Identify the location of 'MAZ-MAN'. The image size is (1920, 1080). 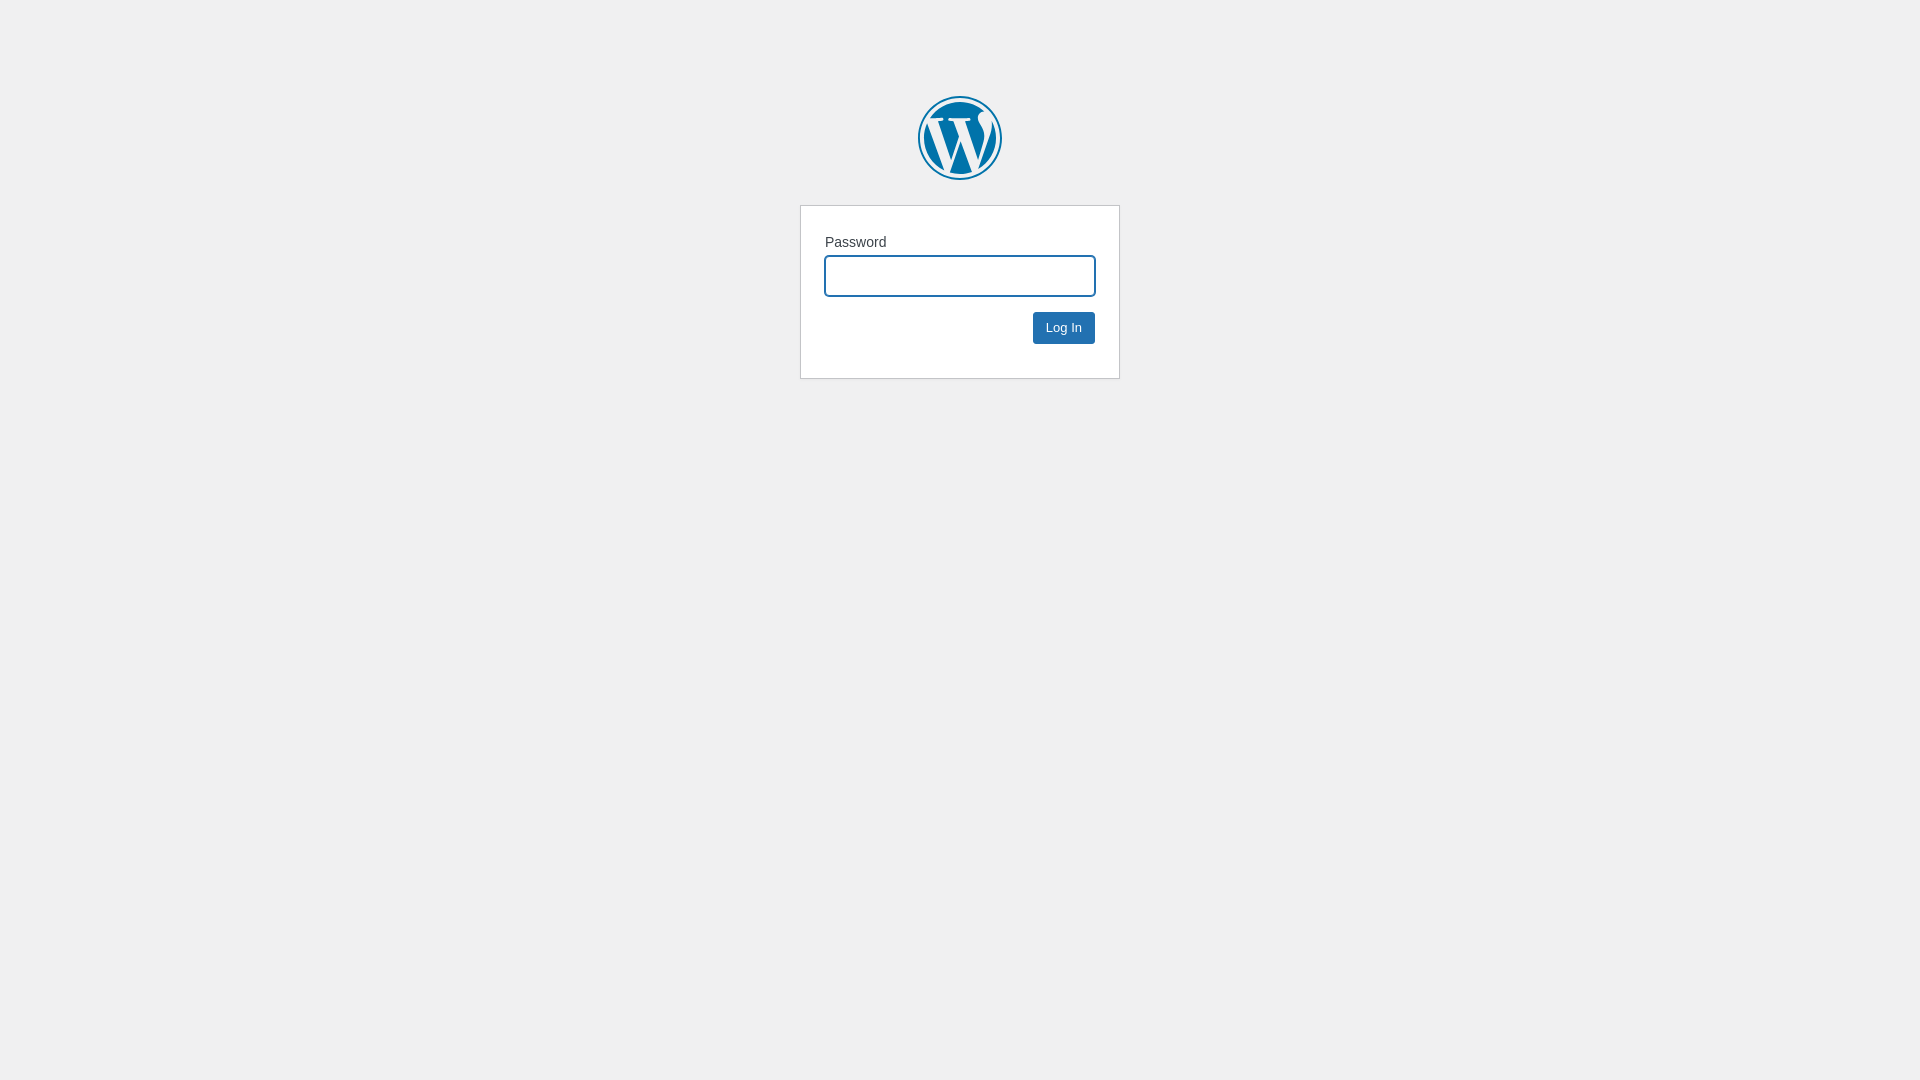
(960, 137).